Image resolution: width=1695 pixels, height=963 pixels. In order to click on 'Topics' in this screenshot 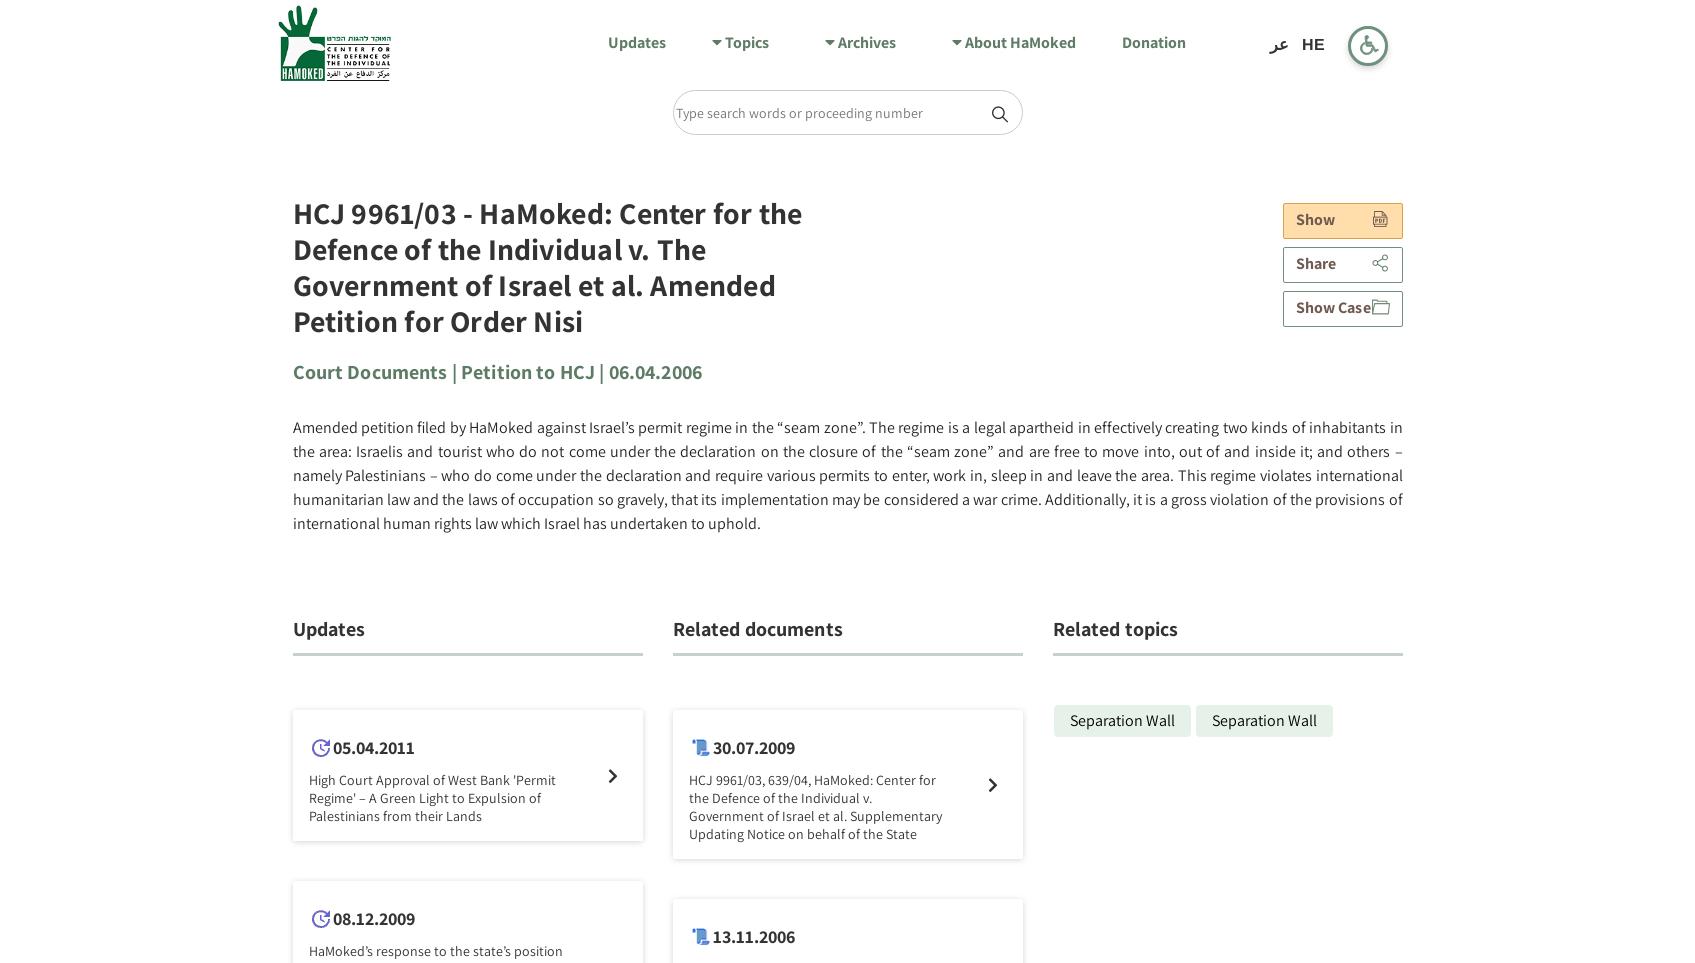, I will do `click(744, 41)`.